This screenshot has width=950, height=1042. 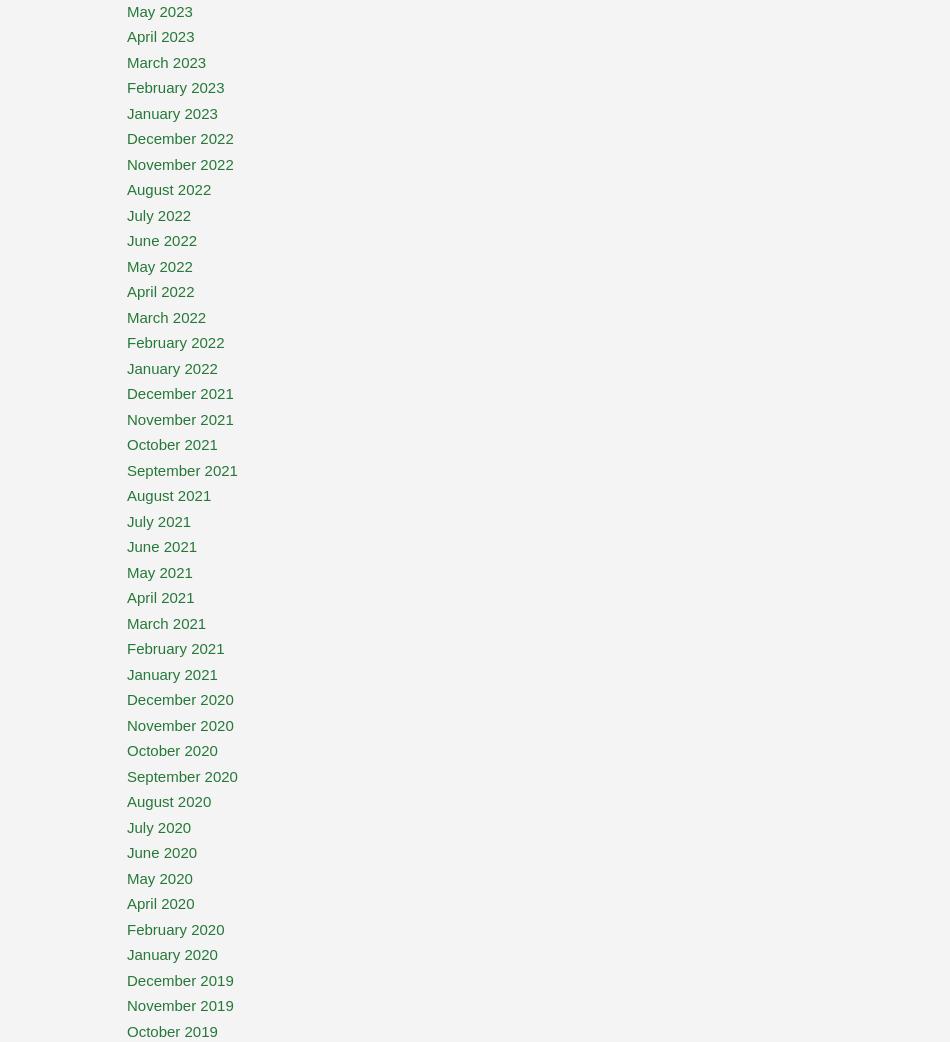 What do you see at coordinates (180, 392) in the screenshot?
I see `'December 2021'` at bounding box center [180, 392].